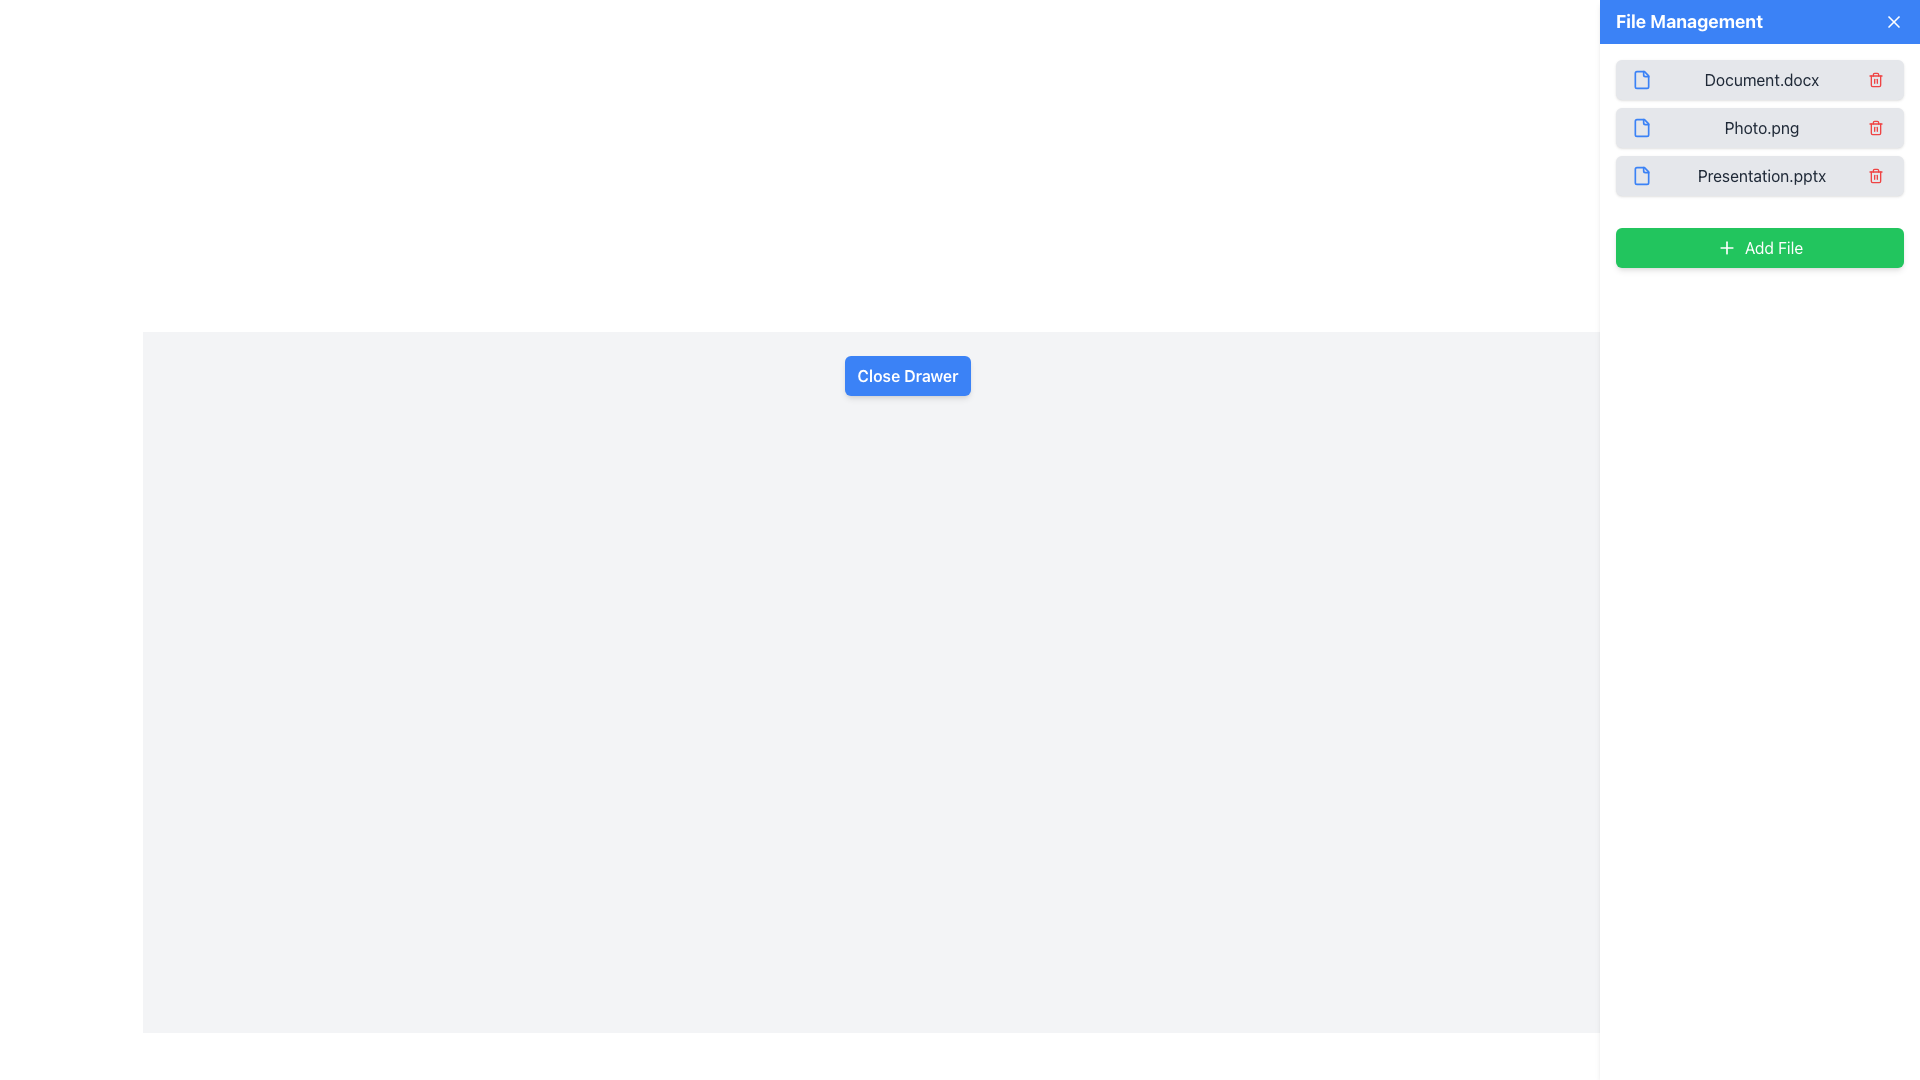  Describe the element at coordinates (1760, 175) in the screenshot. I see `to select the list item displaying the filename 'Presentation.pptx' in the file manager's right-side panel labeled 'File Management'` at that location.